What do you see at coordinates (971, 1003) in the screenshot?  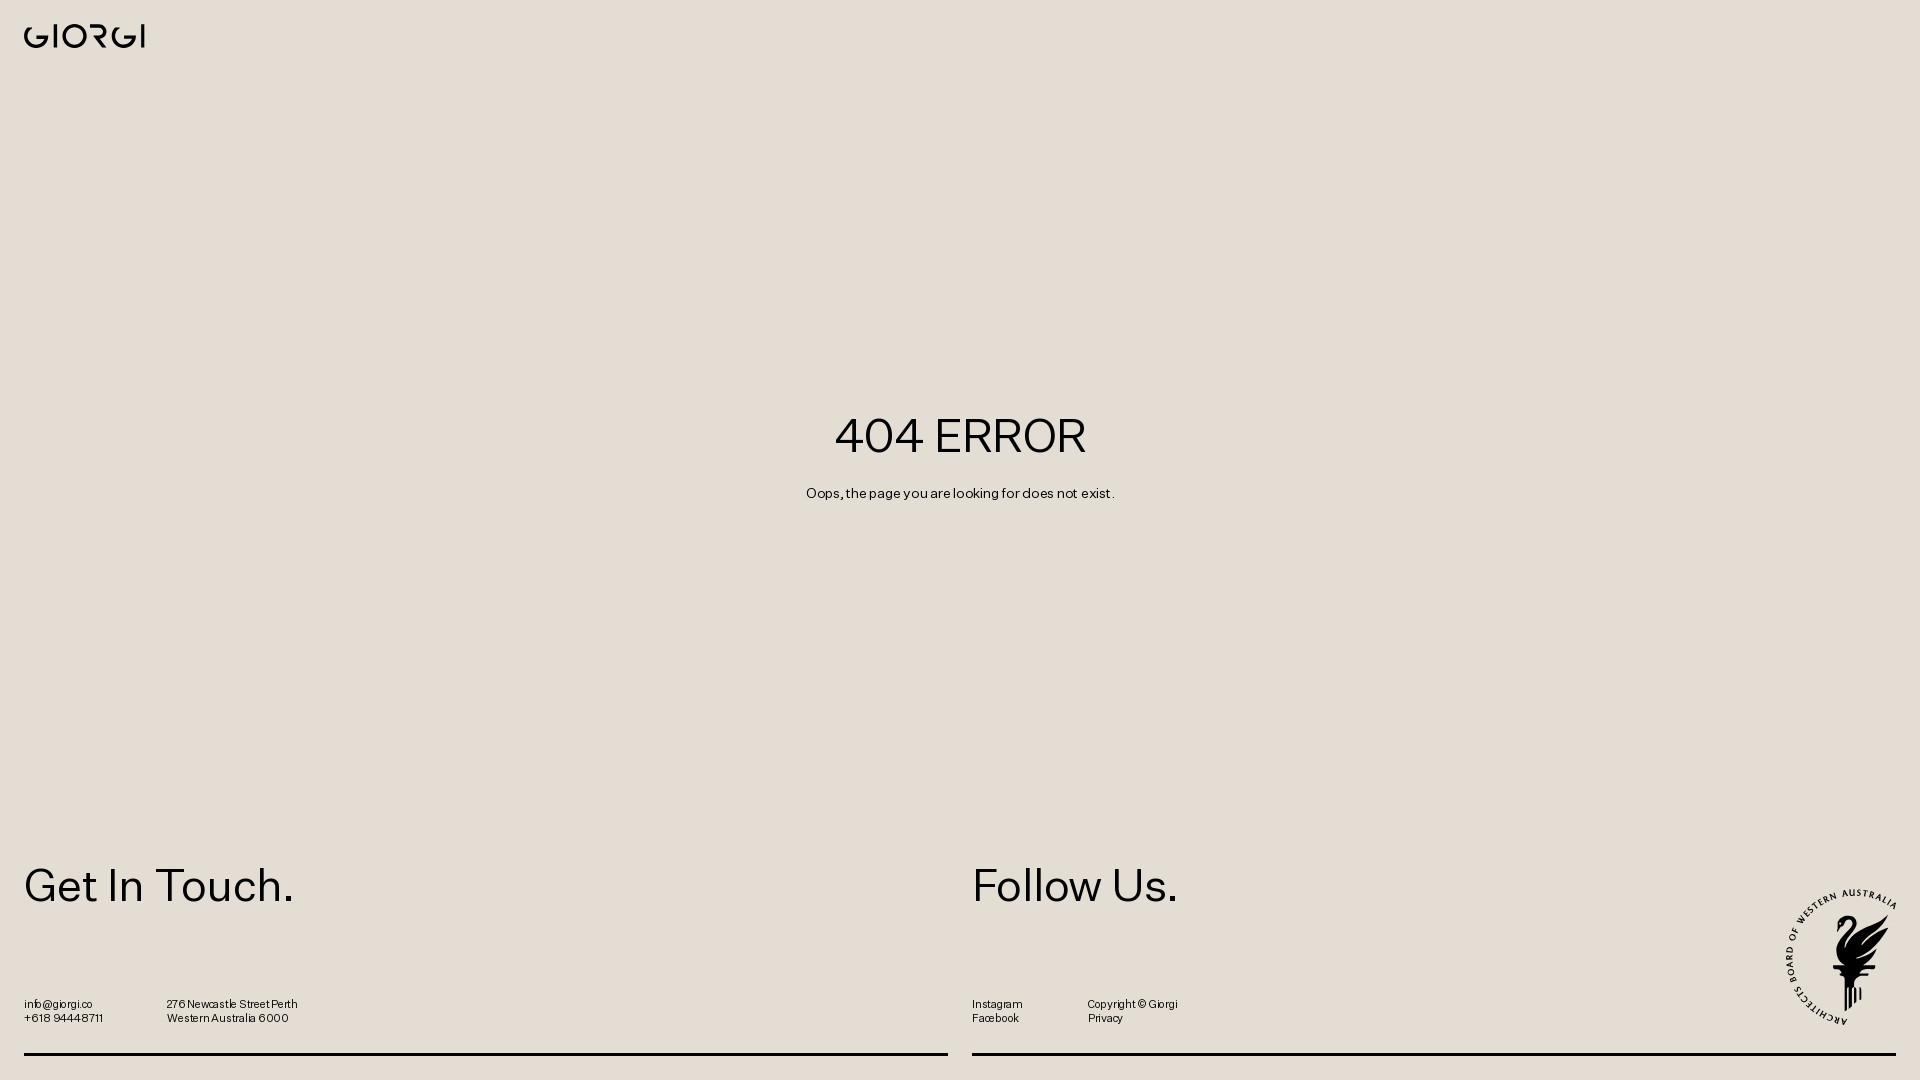 I see `'Instagram'` at bounding box center [971, 1003].